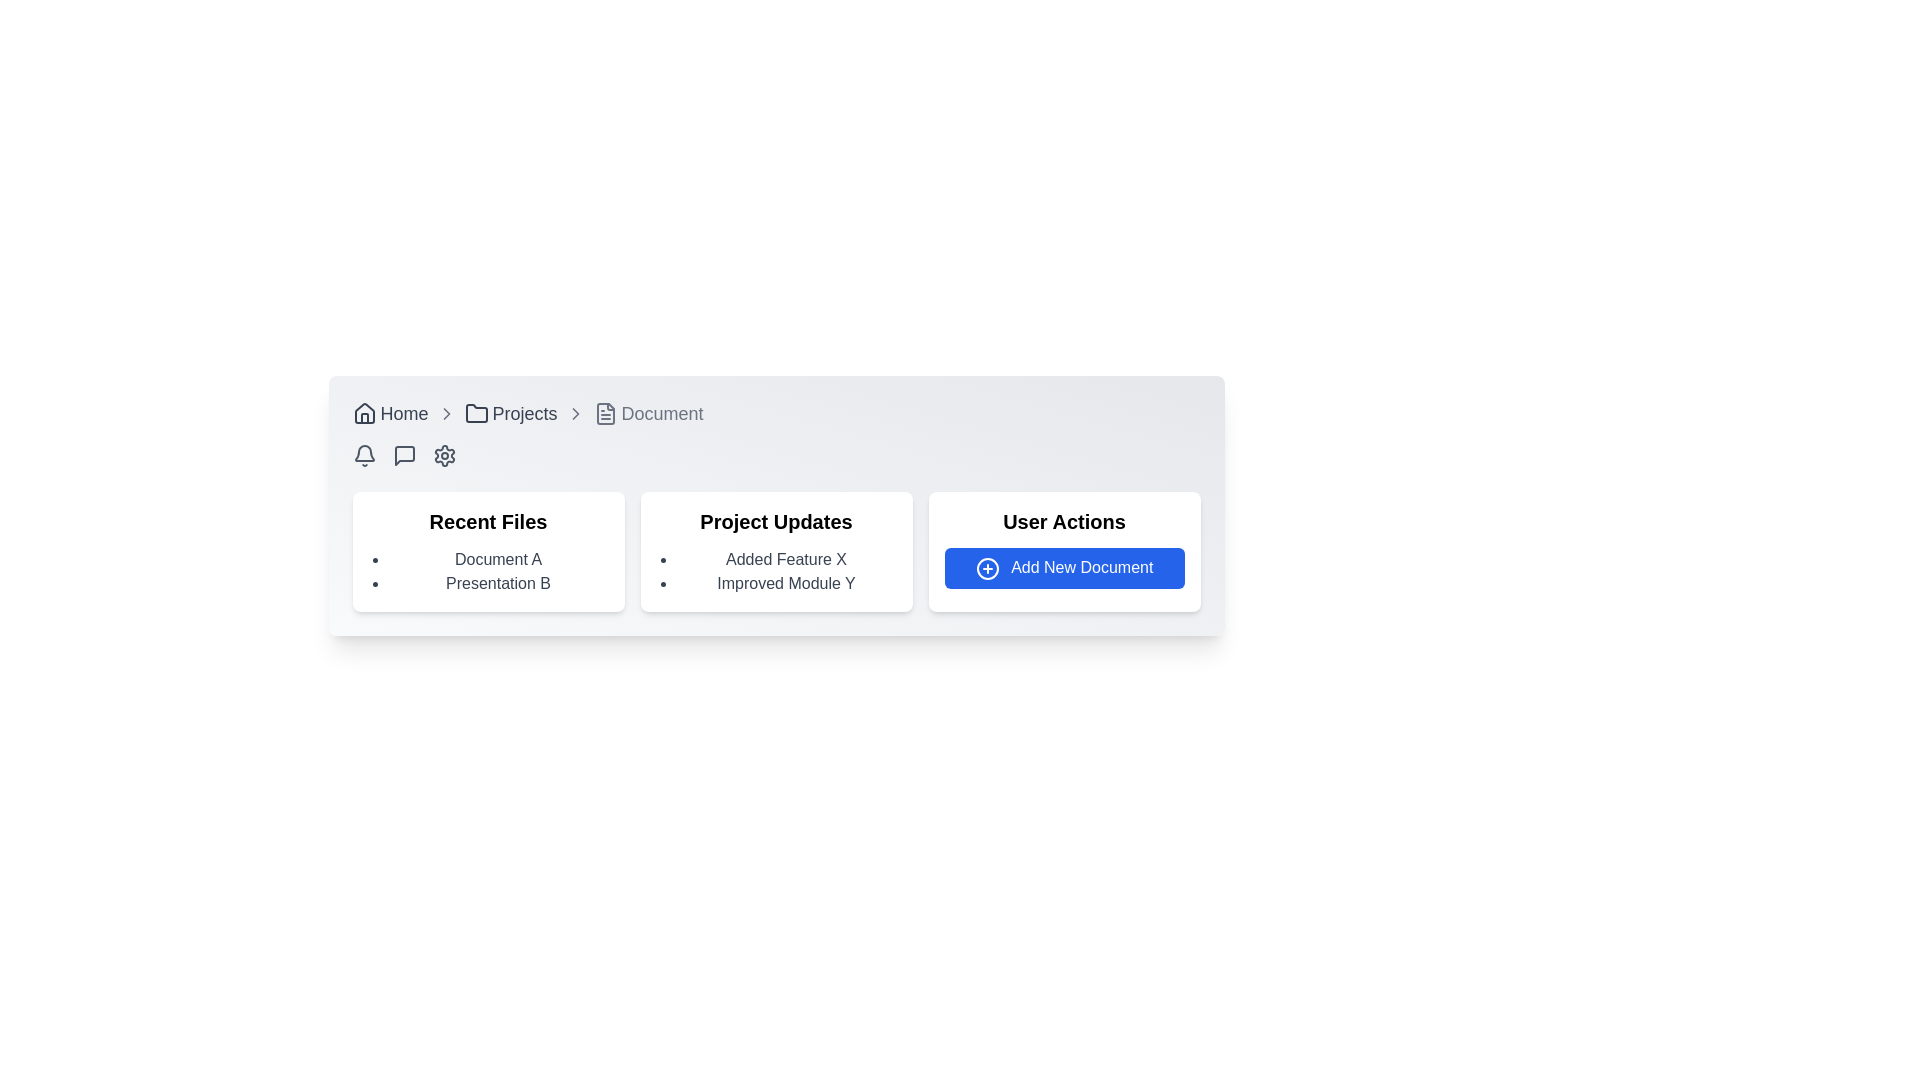  I want to click on the 'Projects' icon located in the breadcrumb navigation bar, which visually represents the 'Projects' section next to the text 'Projects', so click(475, 412).